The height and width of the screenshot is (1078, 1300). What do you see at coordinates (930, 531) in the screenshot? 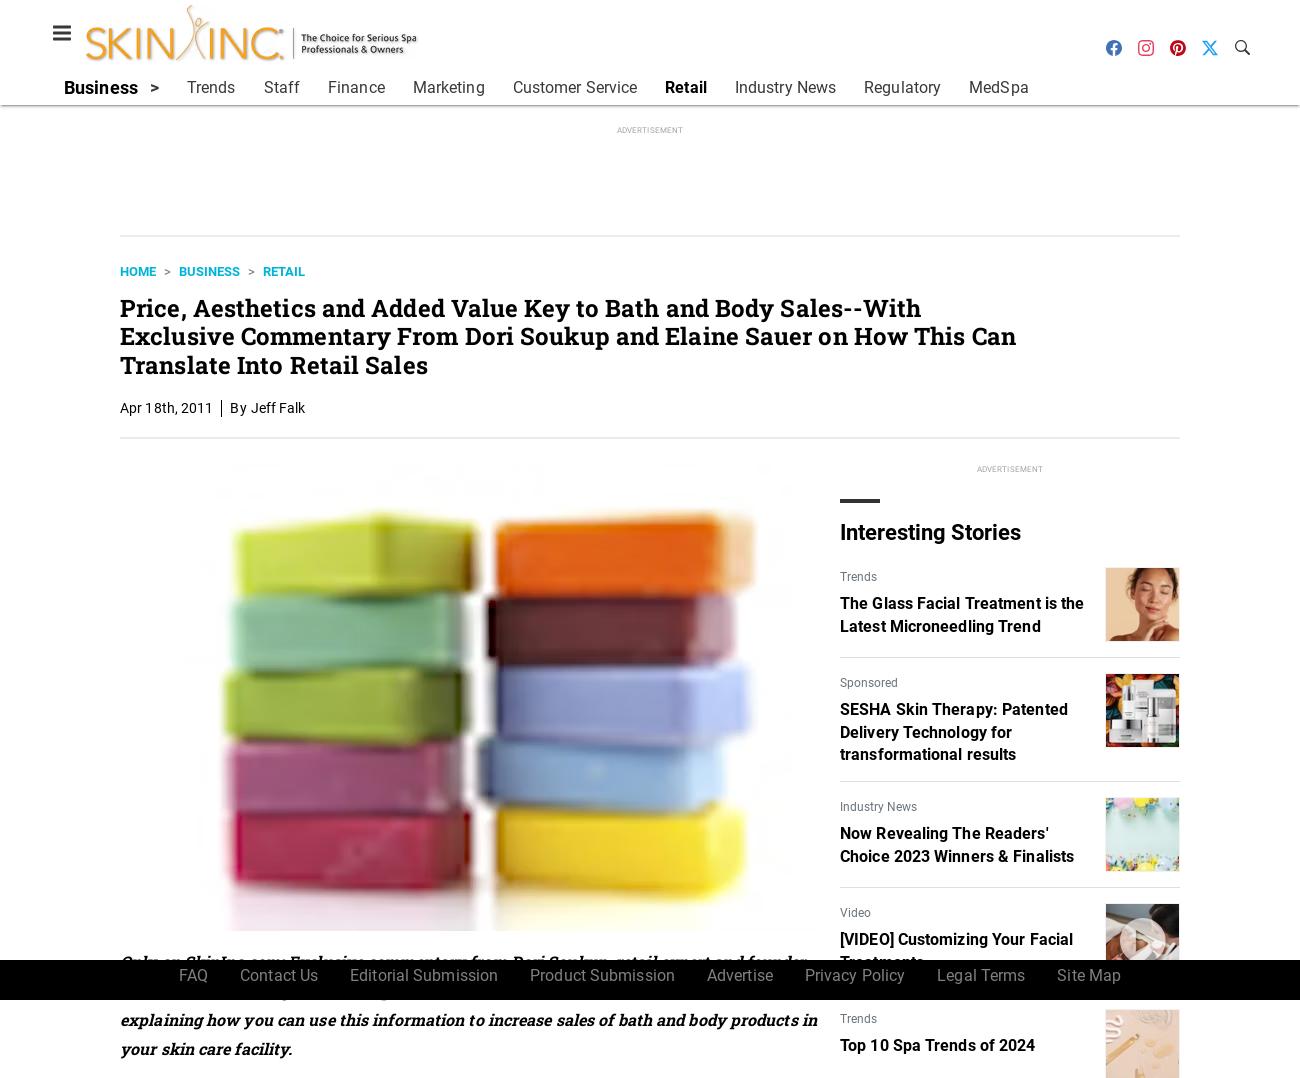
I see `'Interesting Stories'` at bounding box center [930, 531].